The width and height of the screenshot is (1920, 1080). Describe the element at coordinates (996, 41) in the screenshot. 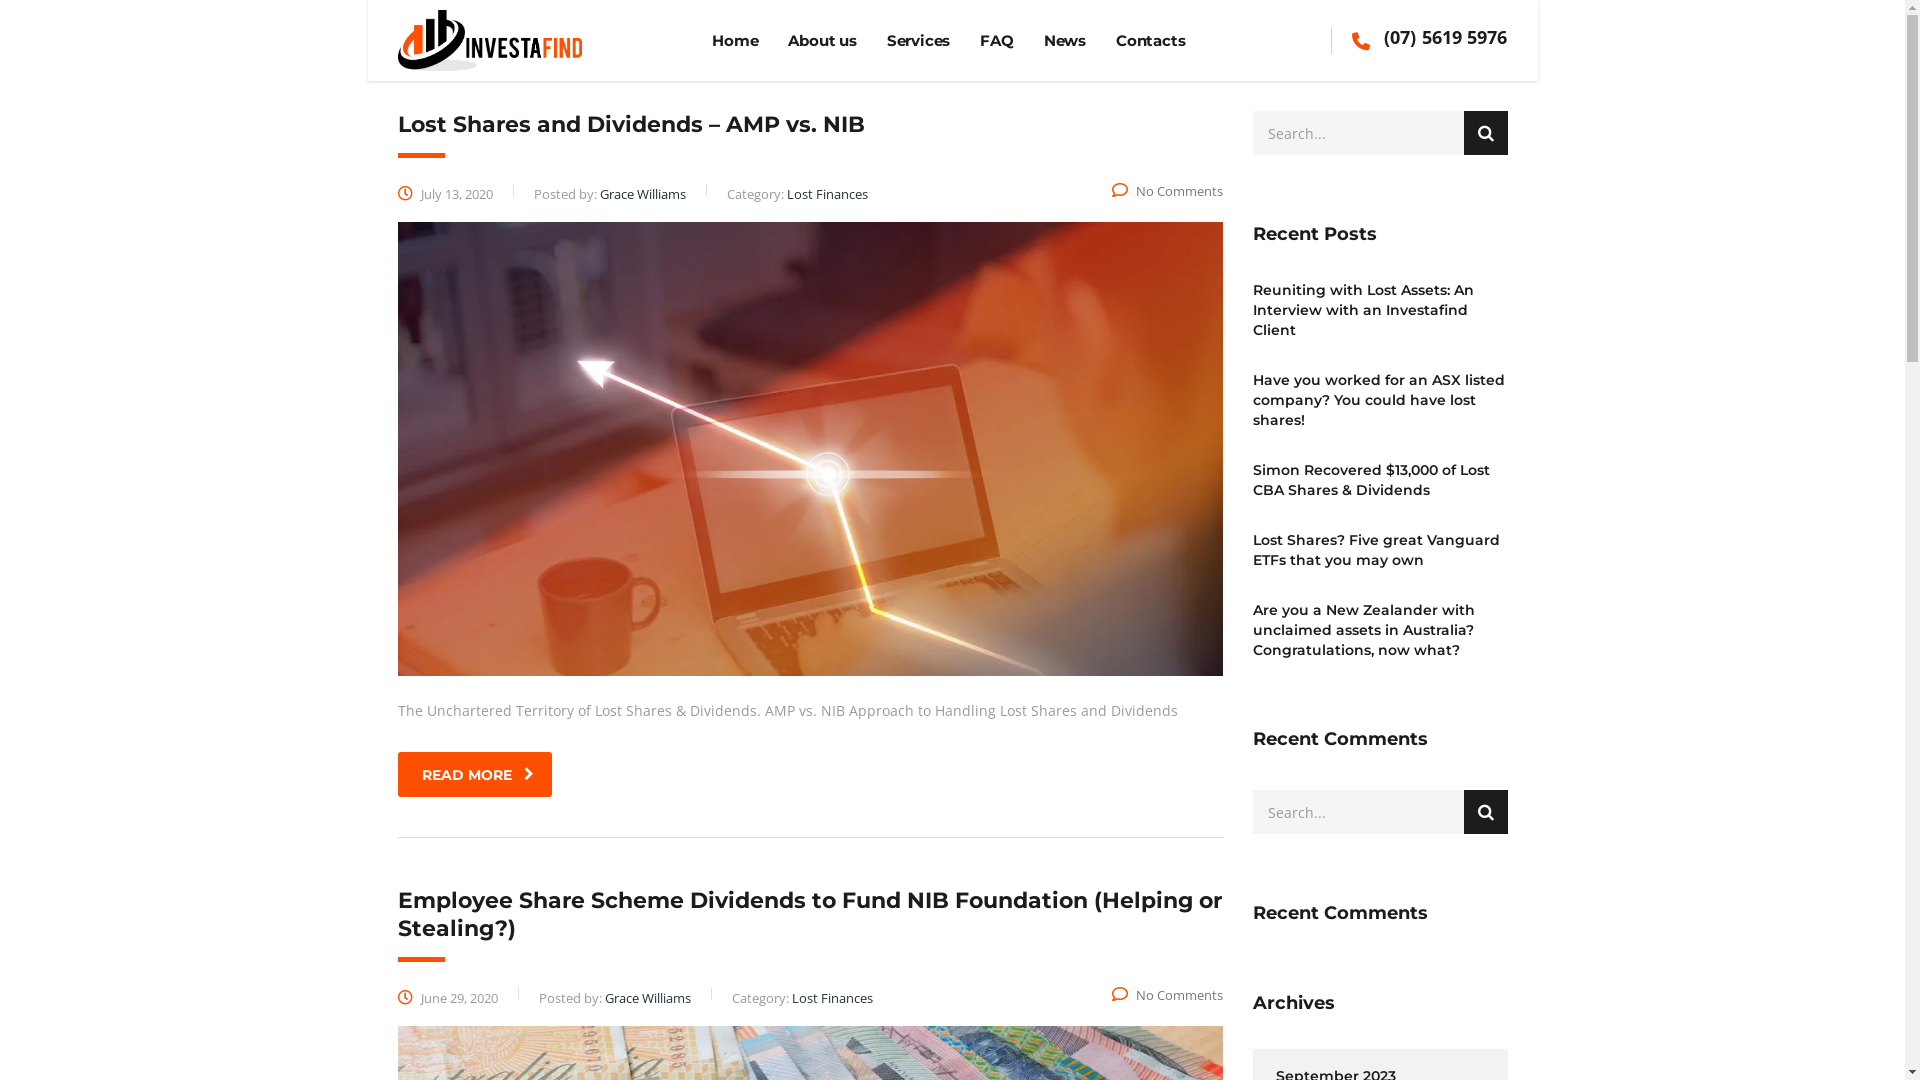

I see `'FAQ'` at that location.